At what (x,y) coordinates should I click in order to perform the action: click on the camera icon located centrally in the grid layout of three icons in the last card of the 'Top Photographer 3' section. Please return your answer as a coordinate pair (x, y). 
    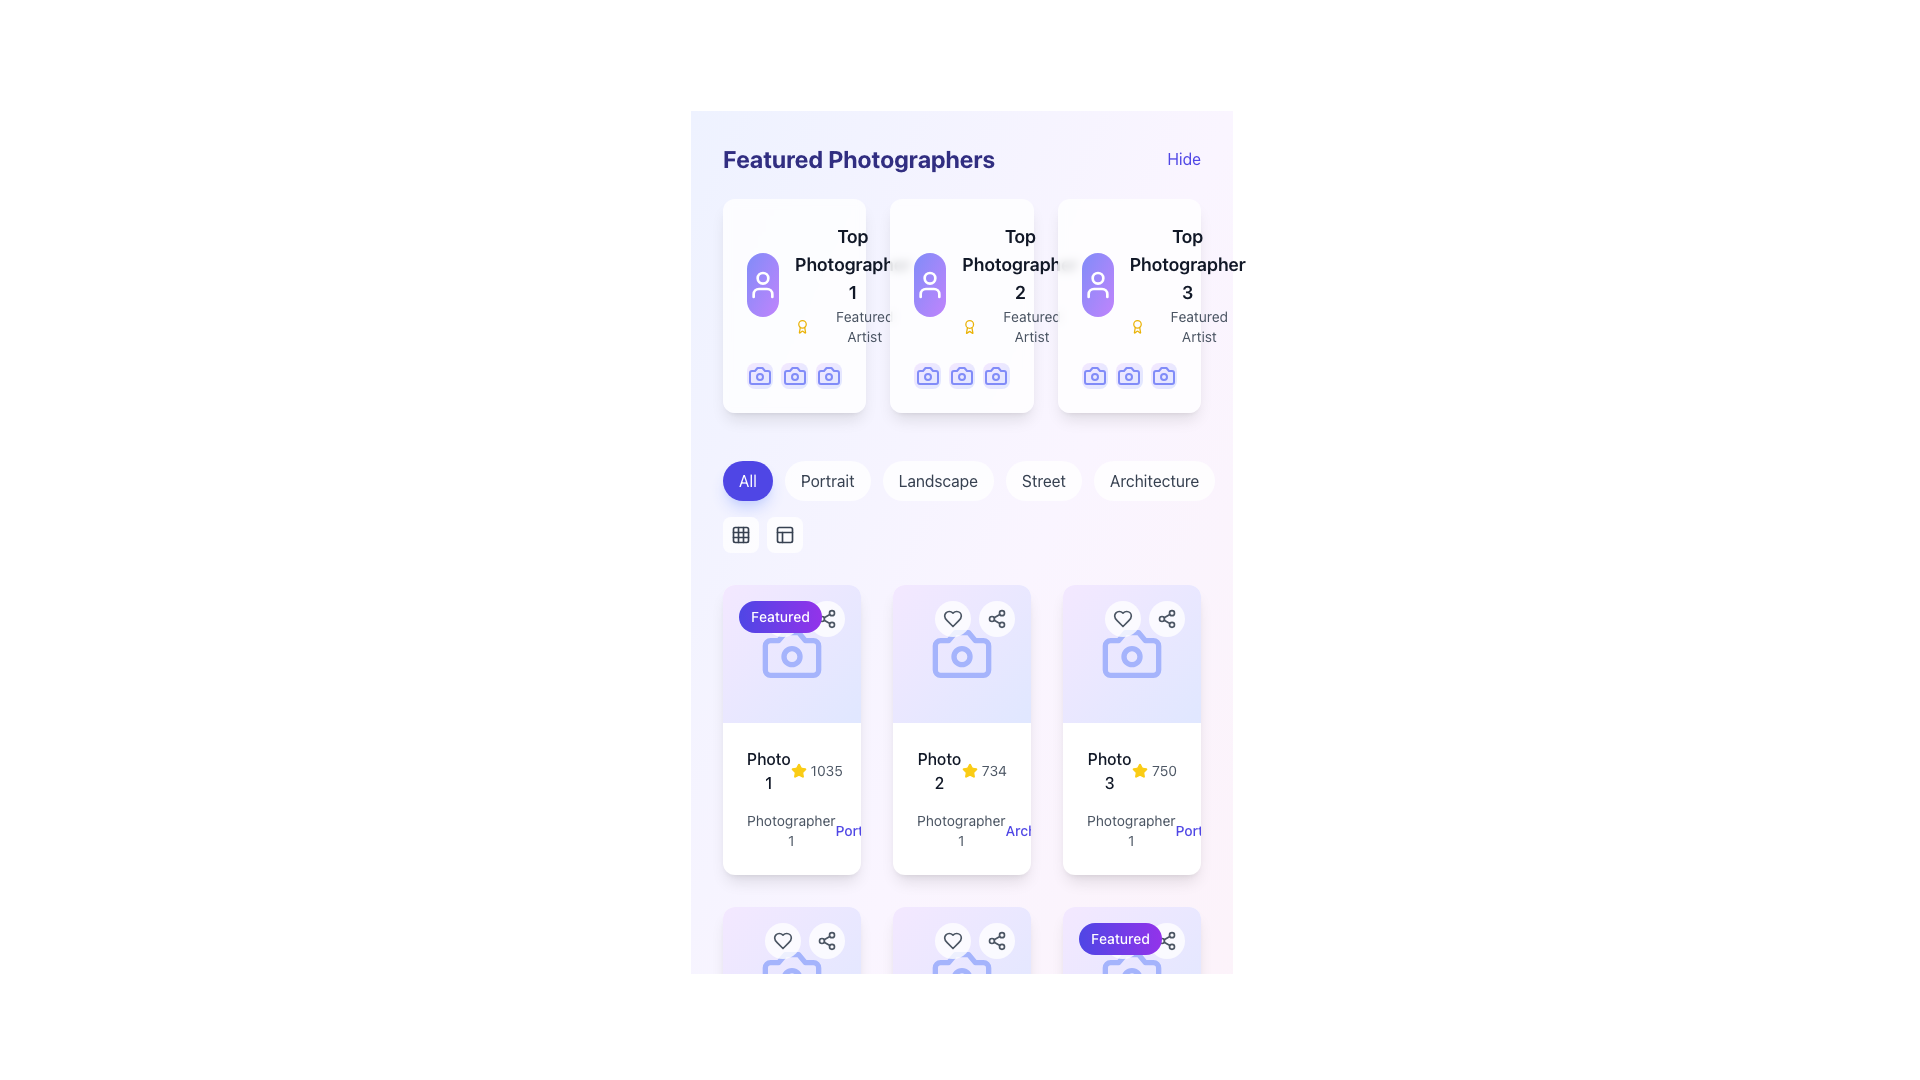
    Looking at the image, I should click on (1129, 376).